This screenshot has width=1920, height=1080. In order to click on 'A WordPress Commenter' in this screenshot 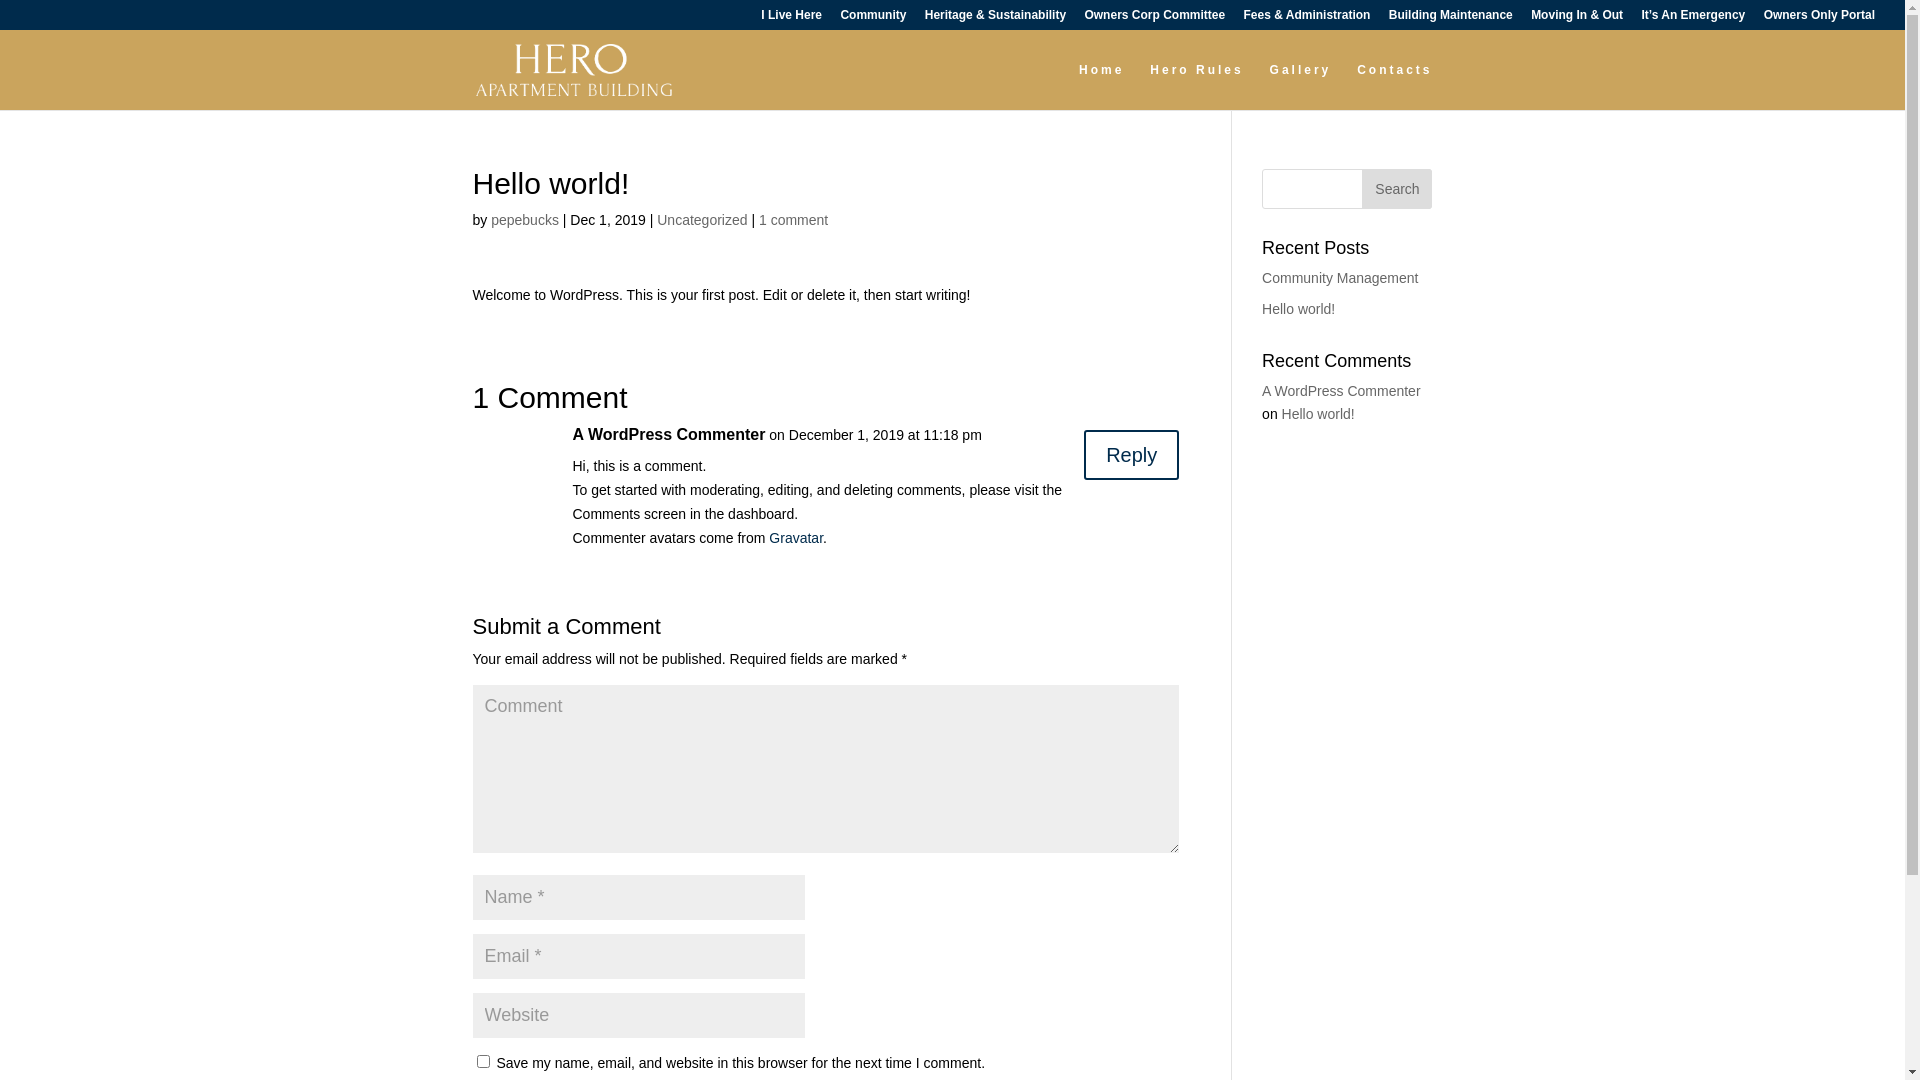, I will do `click(1340, 390)`.